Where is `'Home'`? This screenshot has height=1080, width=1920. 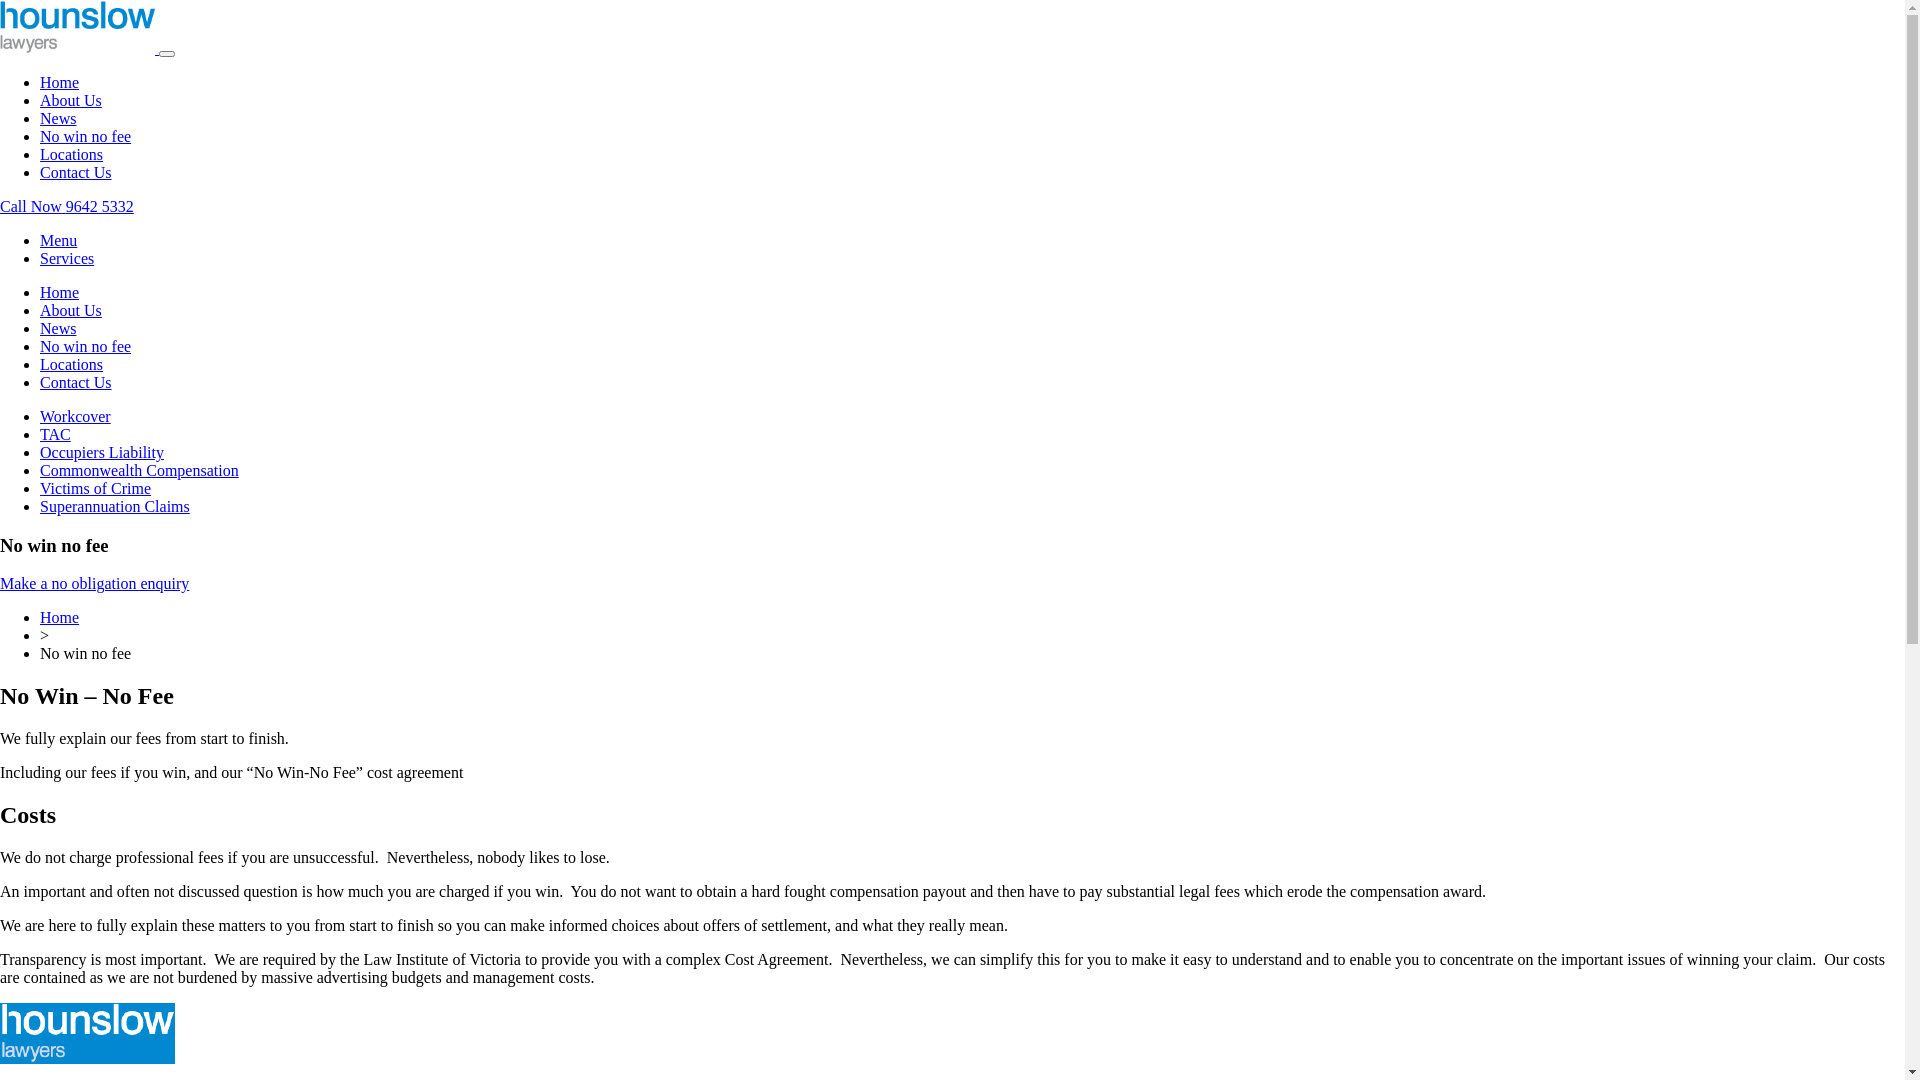
'Home' is located at coordinates (39, 616).